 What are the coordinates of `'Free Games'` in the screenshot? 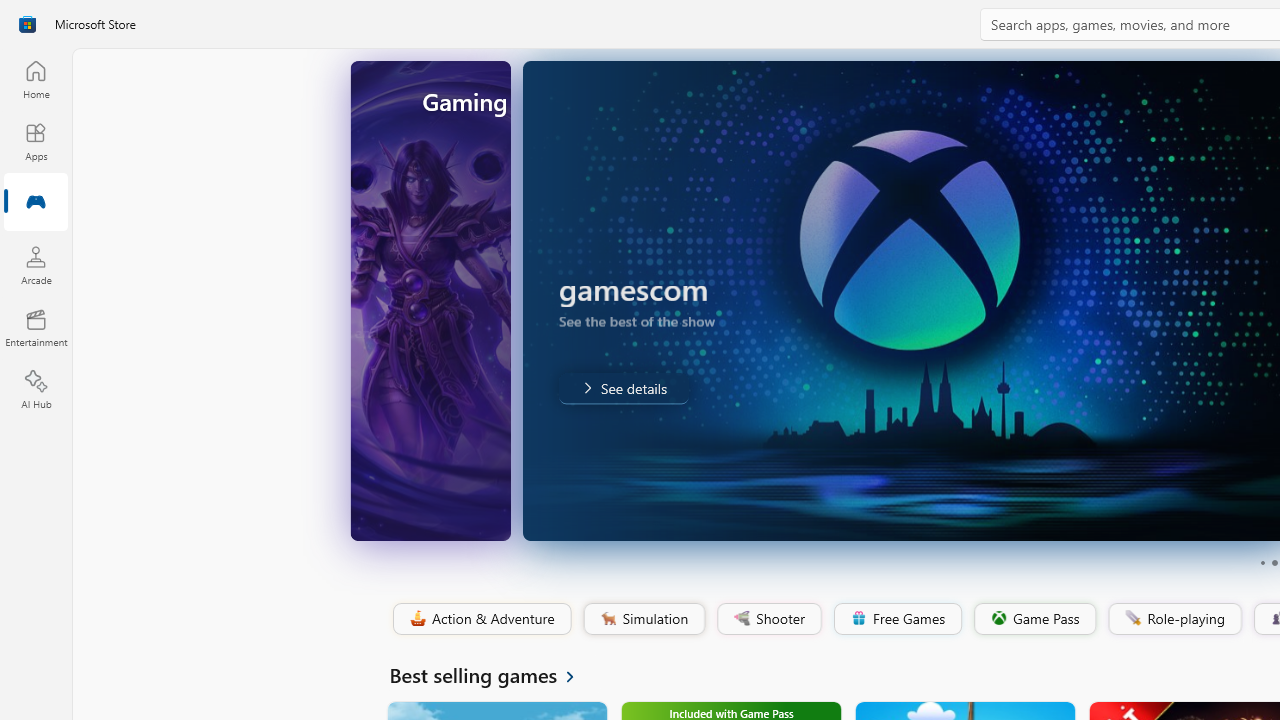 It's located at (896, 618).